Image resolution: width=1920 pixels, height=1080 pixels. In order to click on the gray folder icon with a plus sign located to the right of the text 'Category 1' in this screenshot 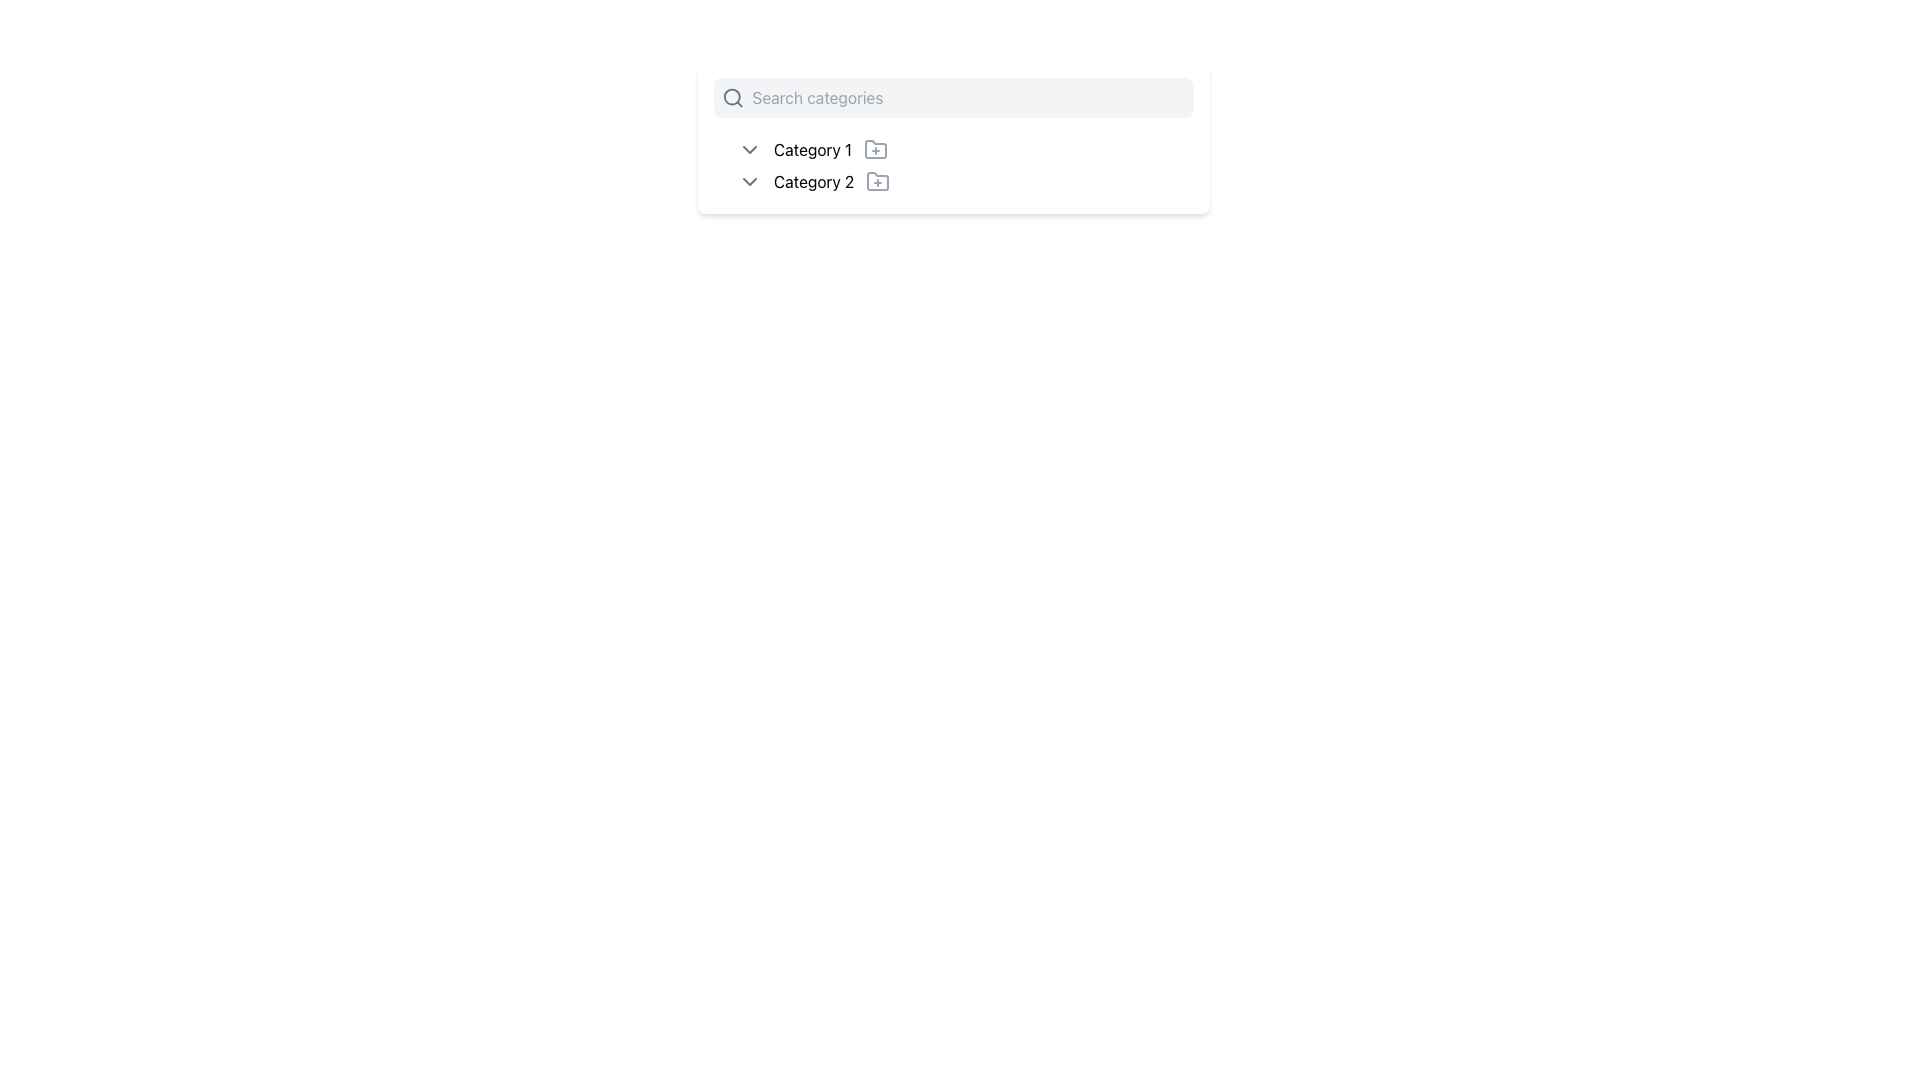, I will do `click(875, 149)`.